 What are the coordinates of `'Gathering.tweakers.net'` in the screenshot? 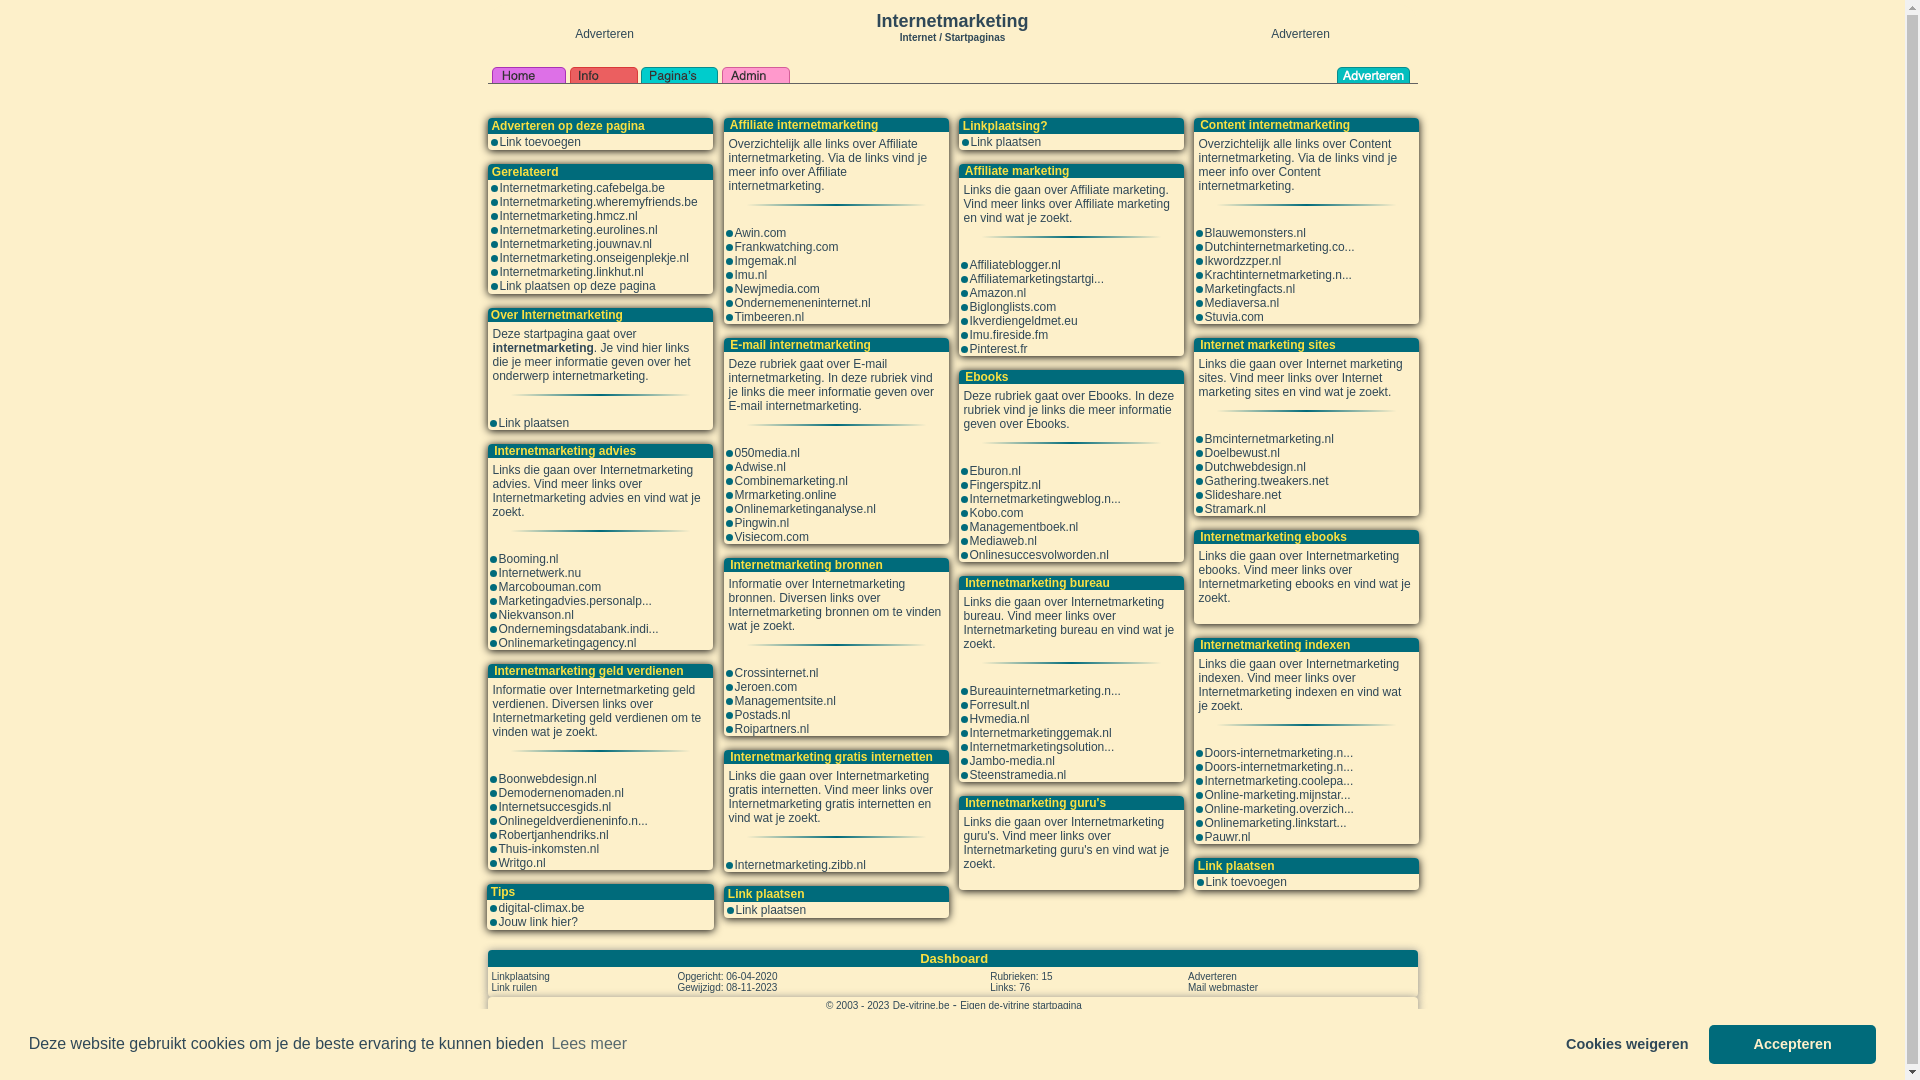 It's located at (1265, 481).